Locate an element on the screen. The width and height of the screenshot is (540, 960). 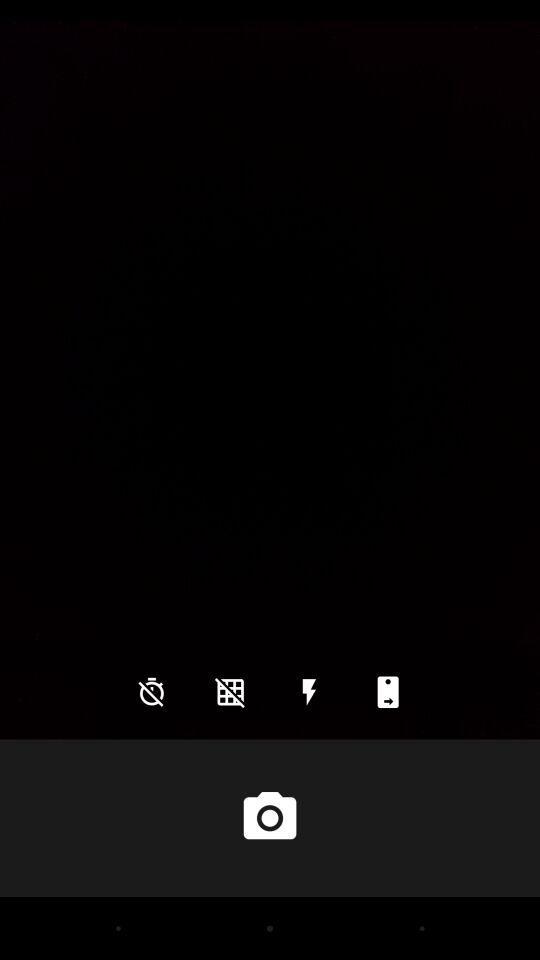
item at the bottom left corner is located at coordinates (150, 692).